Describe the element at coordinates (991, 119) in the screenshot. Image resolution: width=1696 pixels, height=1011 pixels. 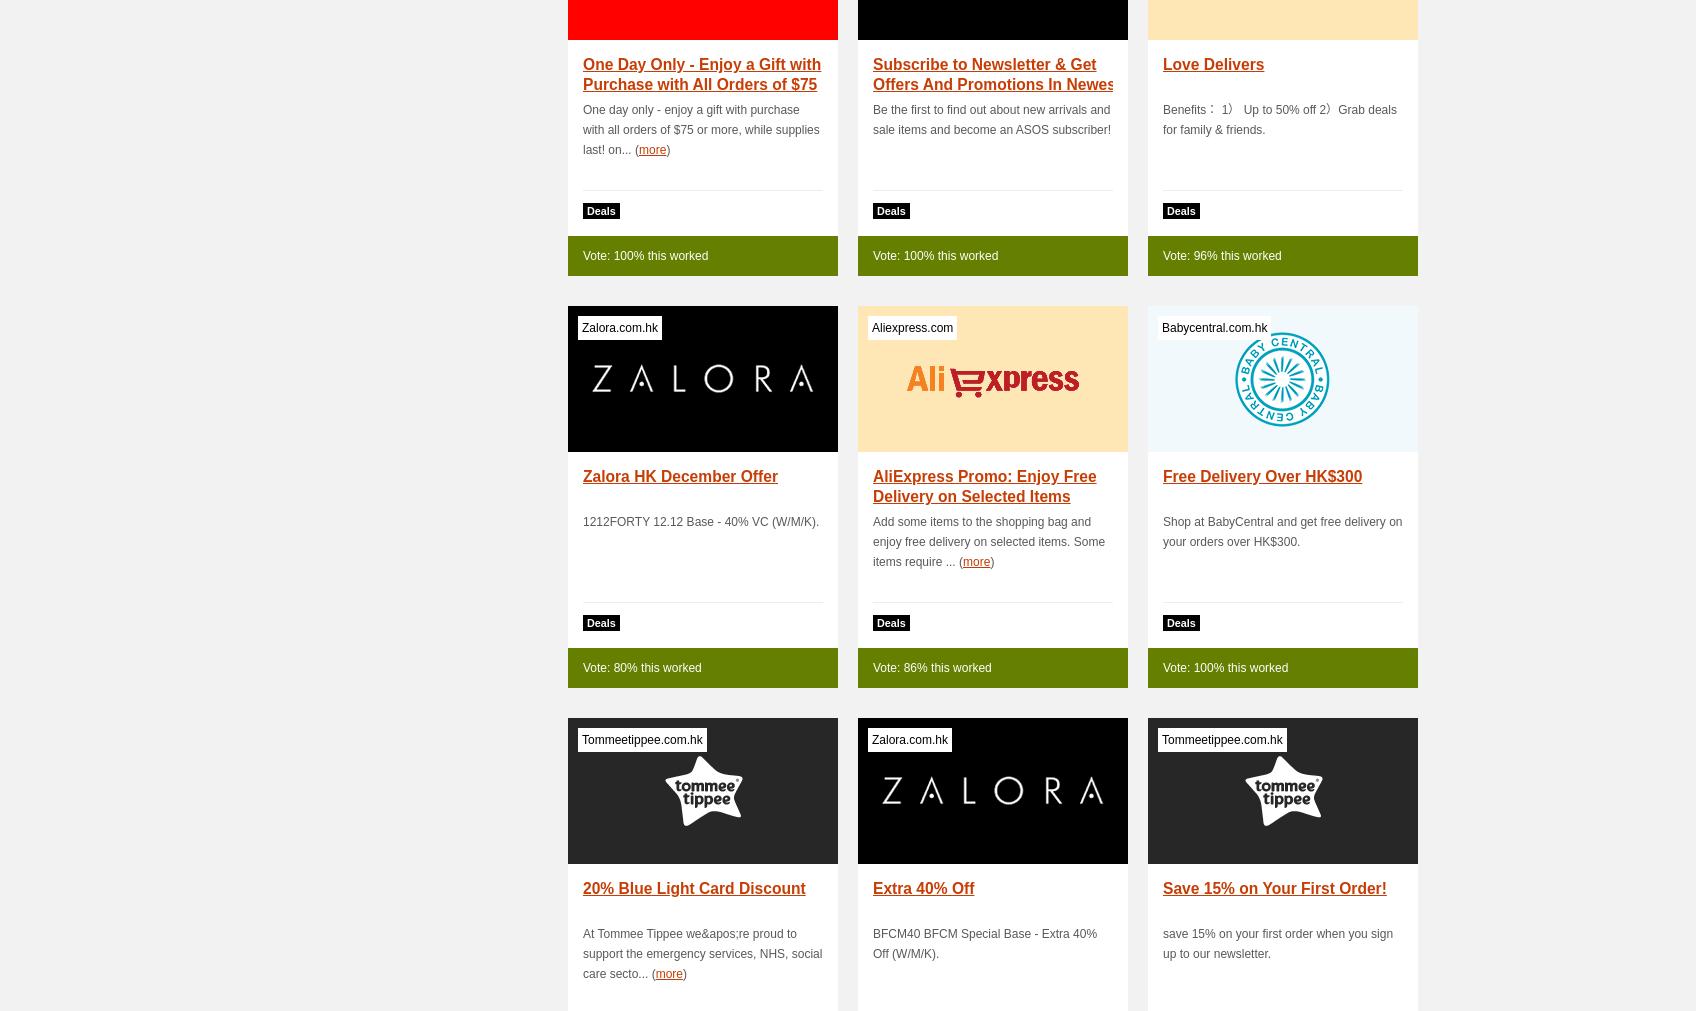
I see `'Be the first to find out about new arrivals and sale items and become an ASOS subscriber!'` at that location.